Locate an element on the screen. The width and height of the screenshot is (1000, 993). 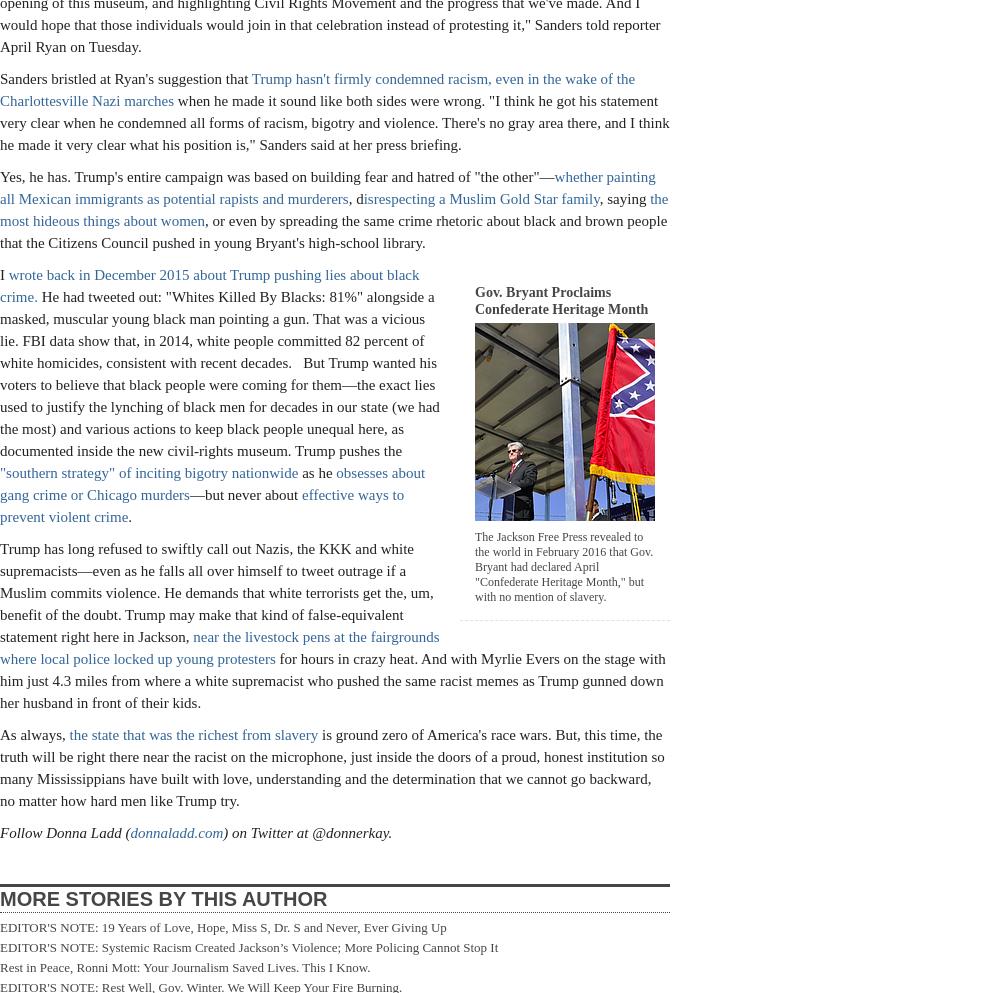
'.' is located at coordinates (130, 515).